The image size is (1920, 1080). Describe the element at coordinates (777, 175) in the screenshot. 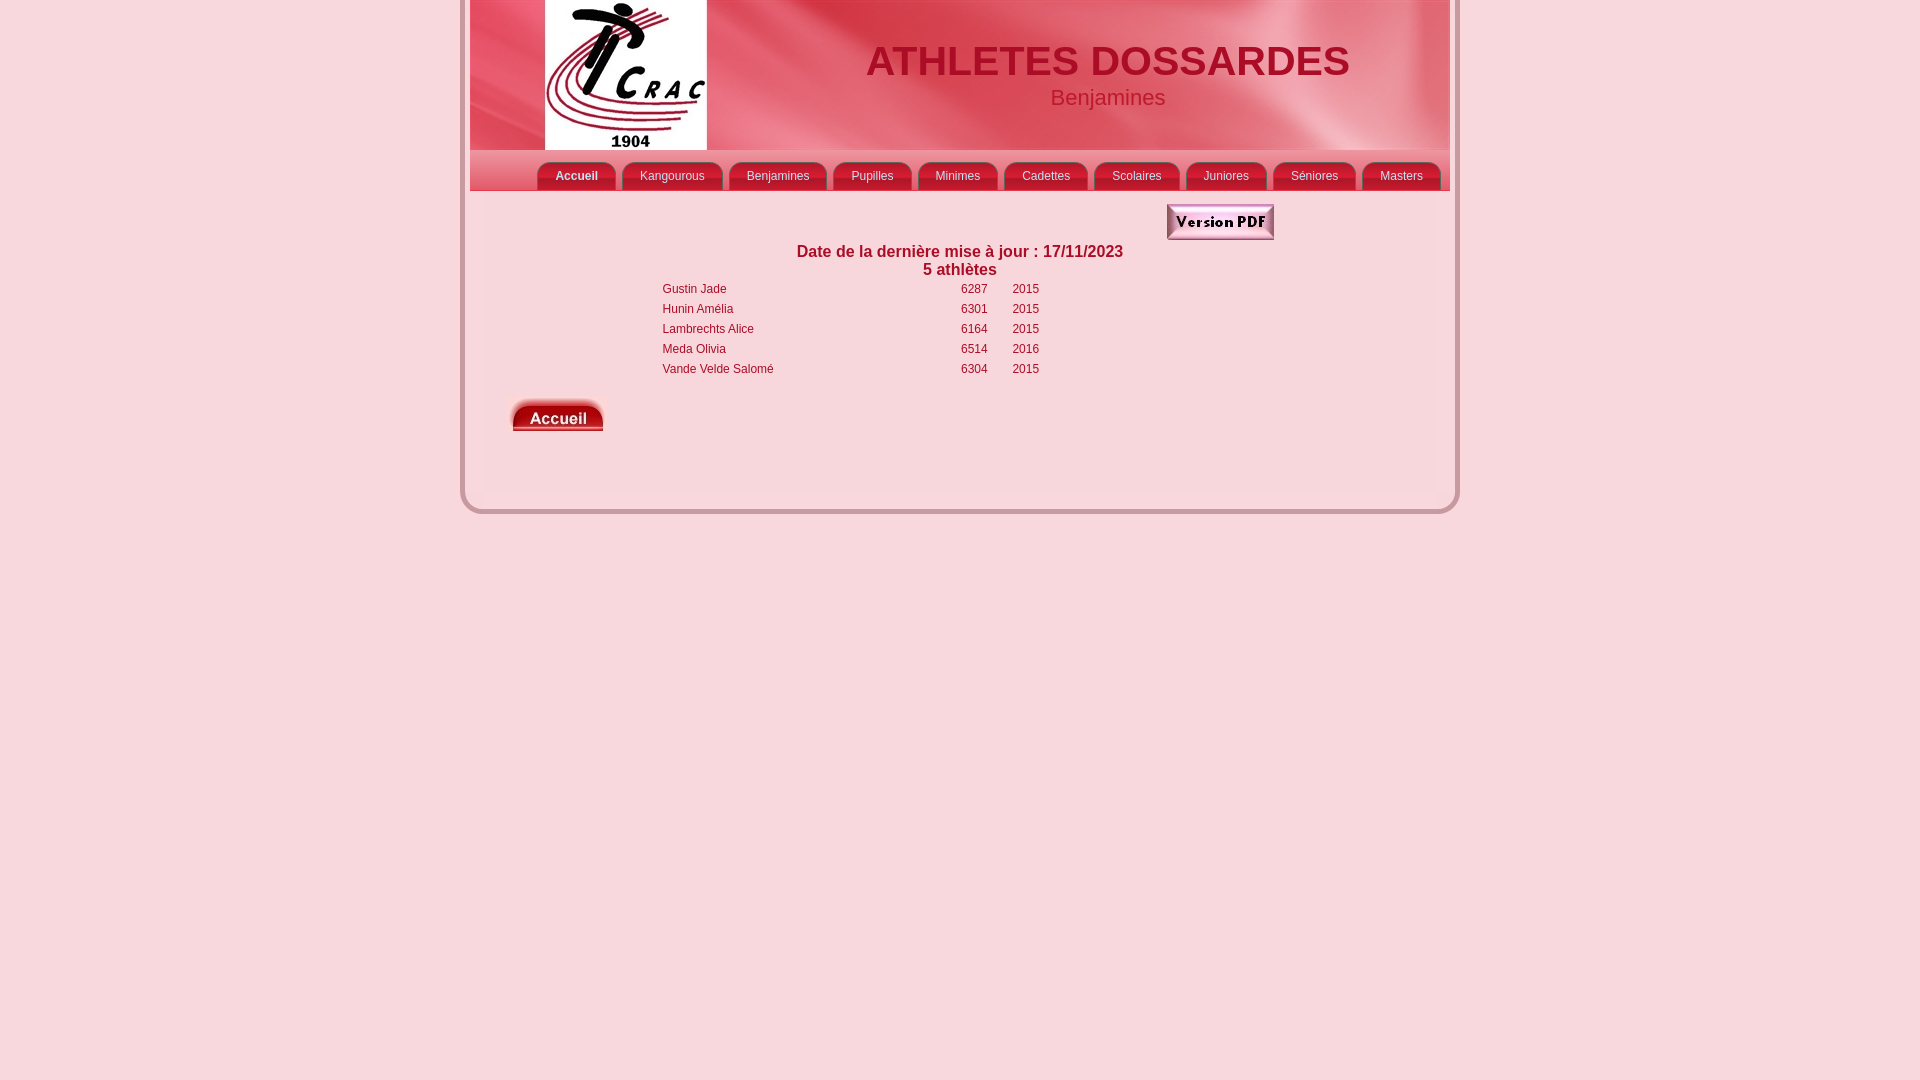

I see `'Benjamines'` at that location.